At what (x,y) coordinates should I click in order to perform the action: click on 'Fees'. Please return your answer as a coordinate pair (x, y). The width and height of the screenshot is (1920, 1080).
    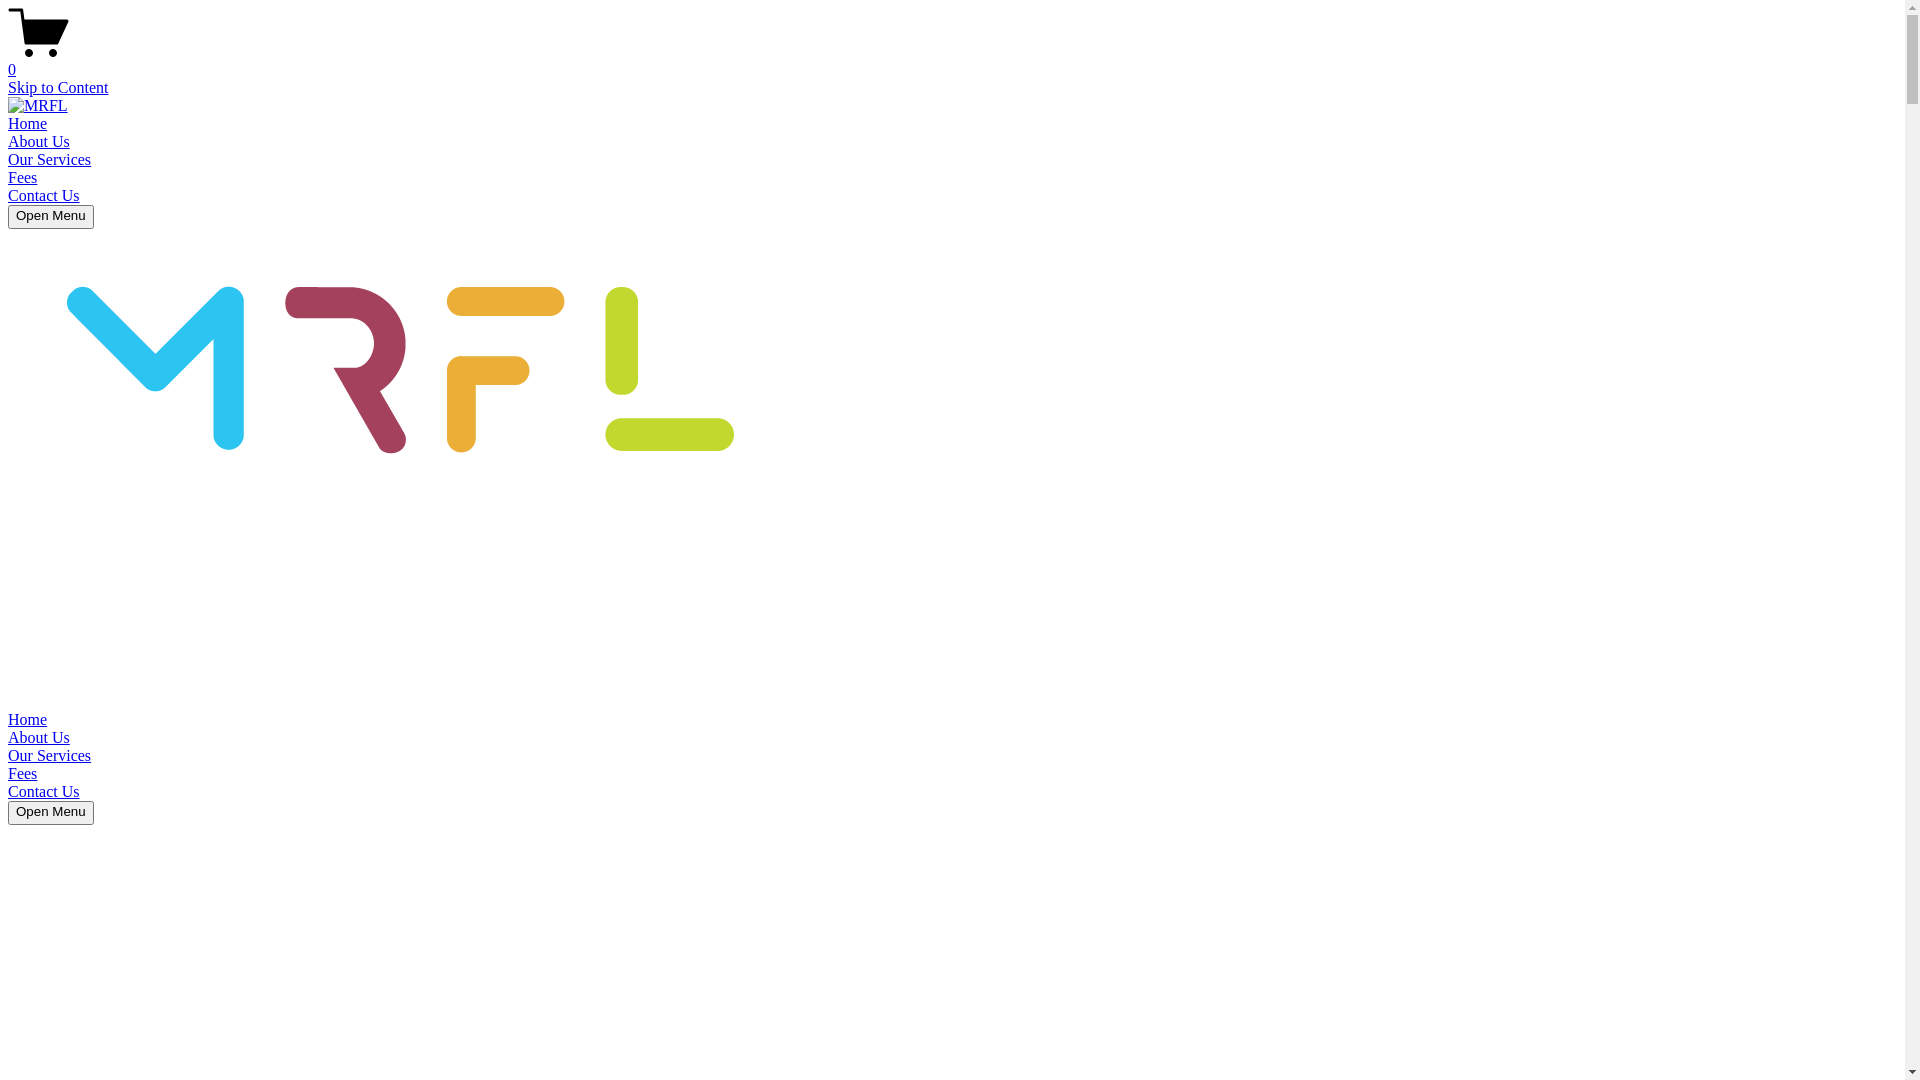
    Looking at the image, I should click on (22, 772).